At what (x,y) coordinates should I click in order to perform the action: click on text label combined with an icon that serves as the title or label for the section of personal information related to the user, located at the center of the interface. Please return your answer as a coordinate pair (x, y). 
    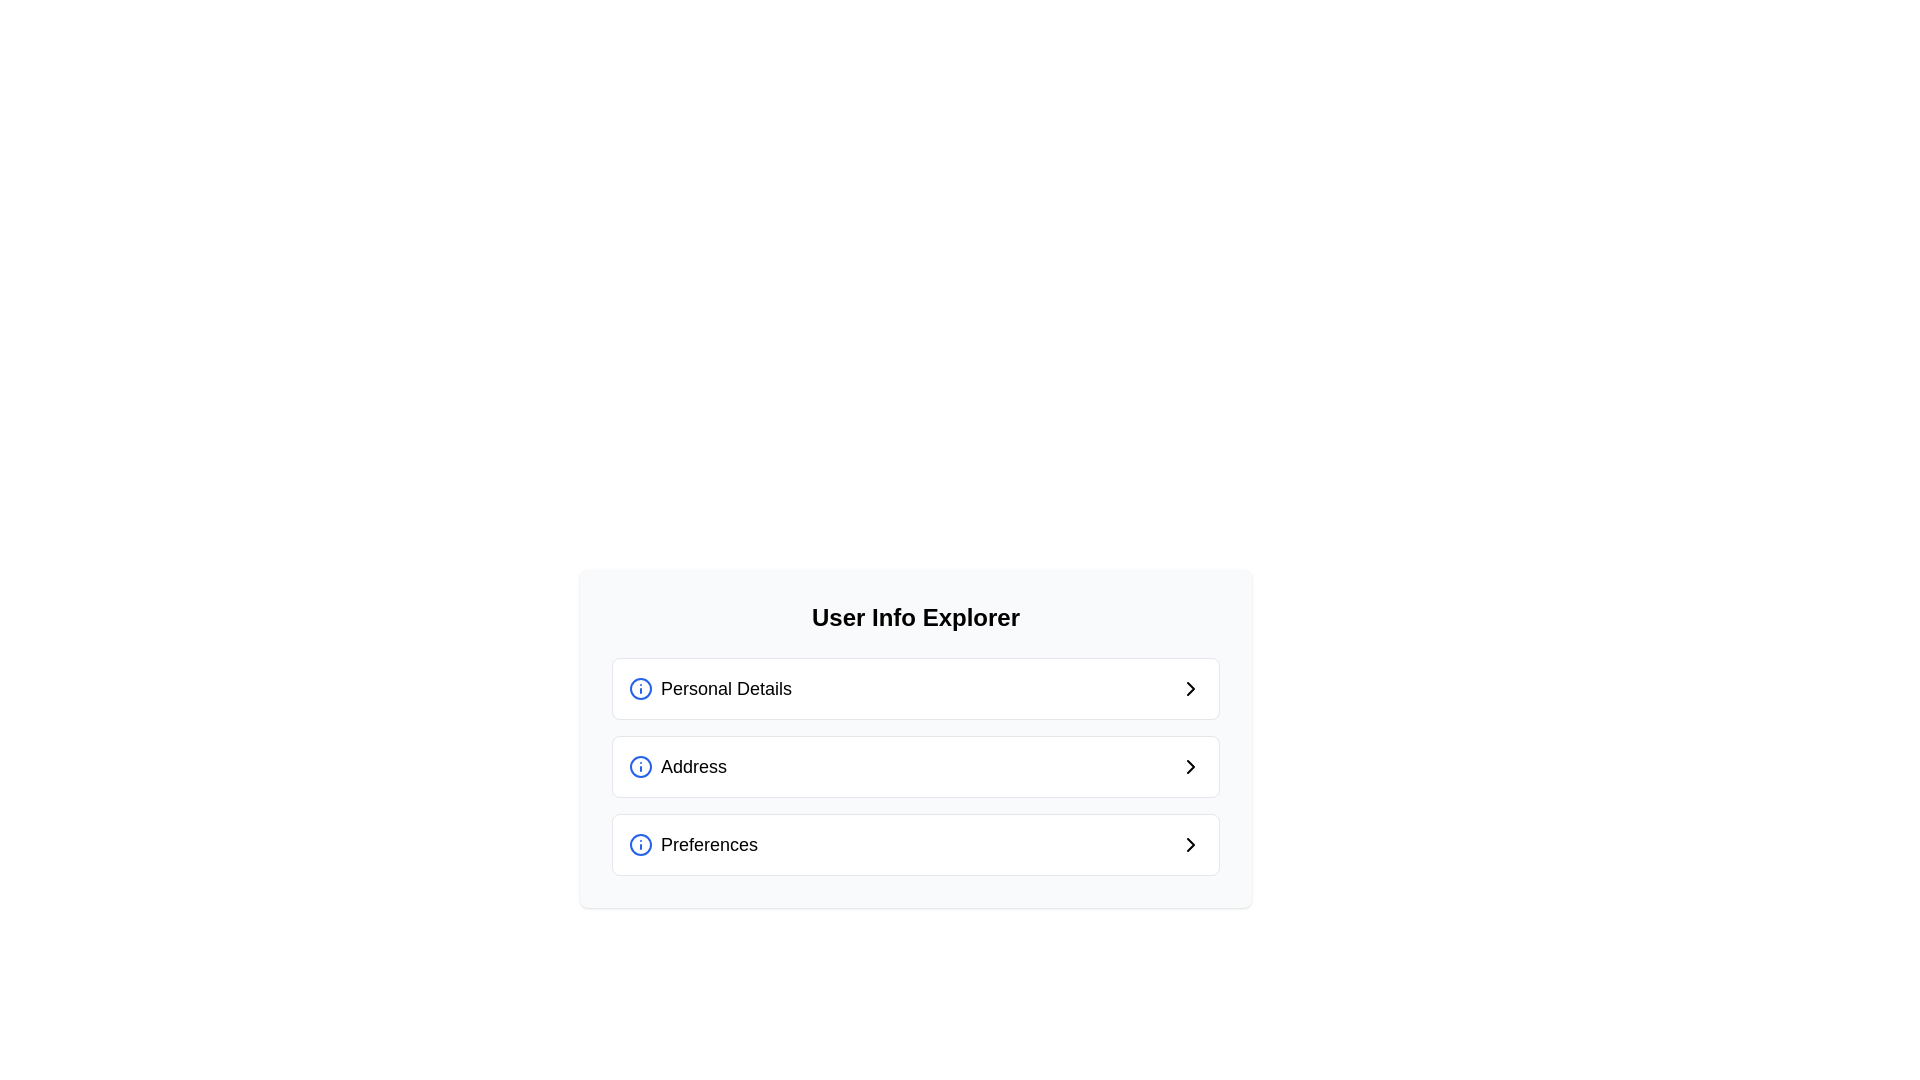
    Looking at the image, I should click on (710, 688).